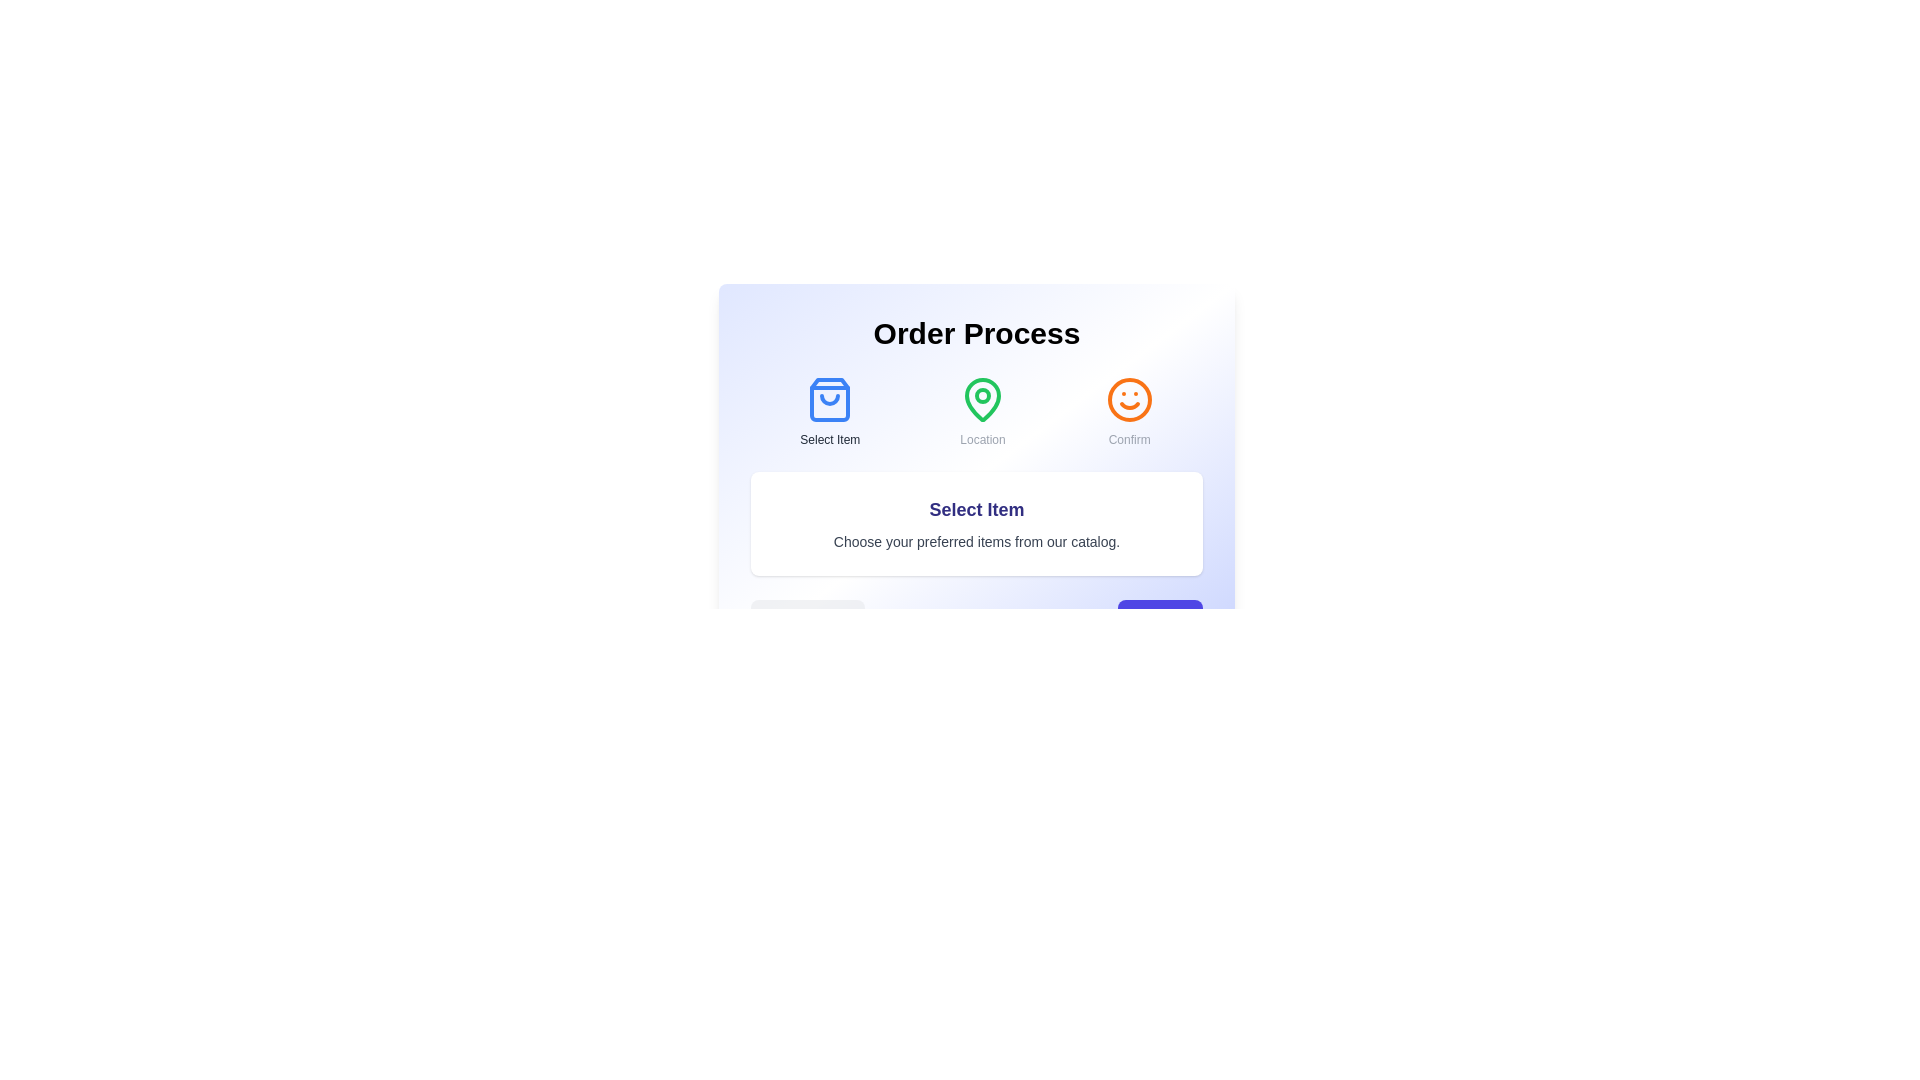 This screenshot has height=1080, width=1920. What do you see at coordinates (1128, 400) in the screenshot?
I see `the icon representing the step Confirm` at bounding box center [1128, 400].